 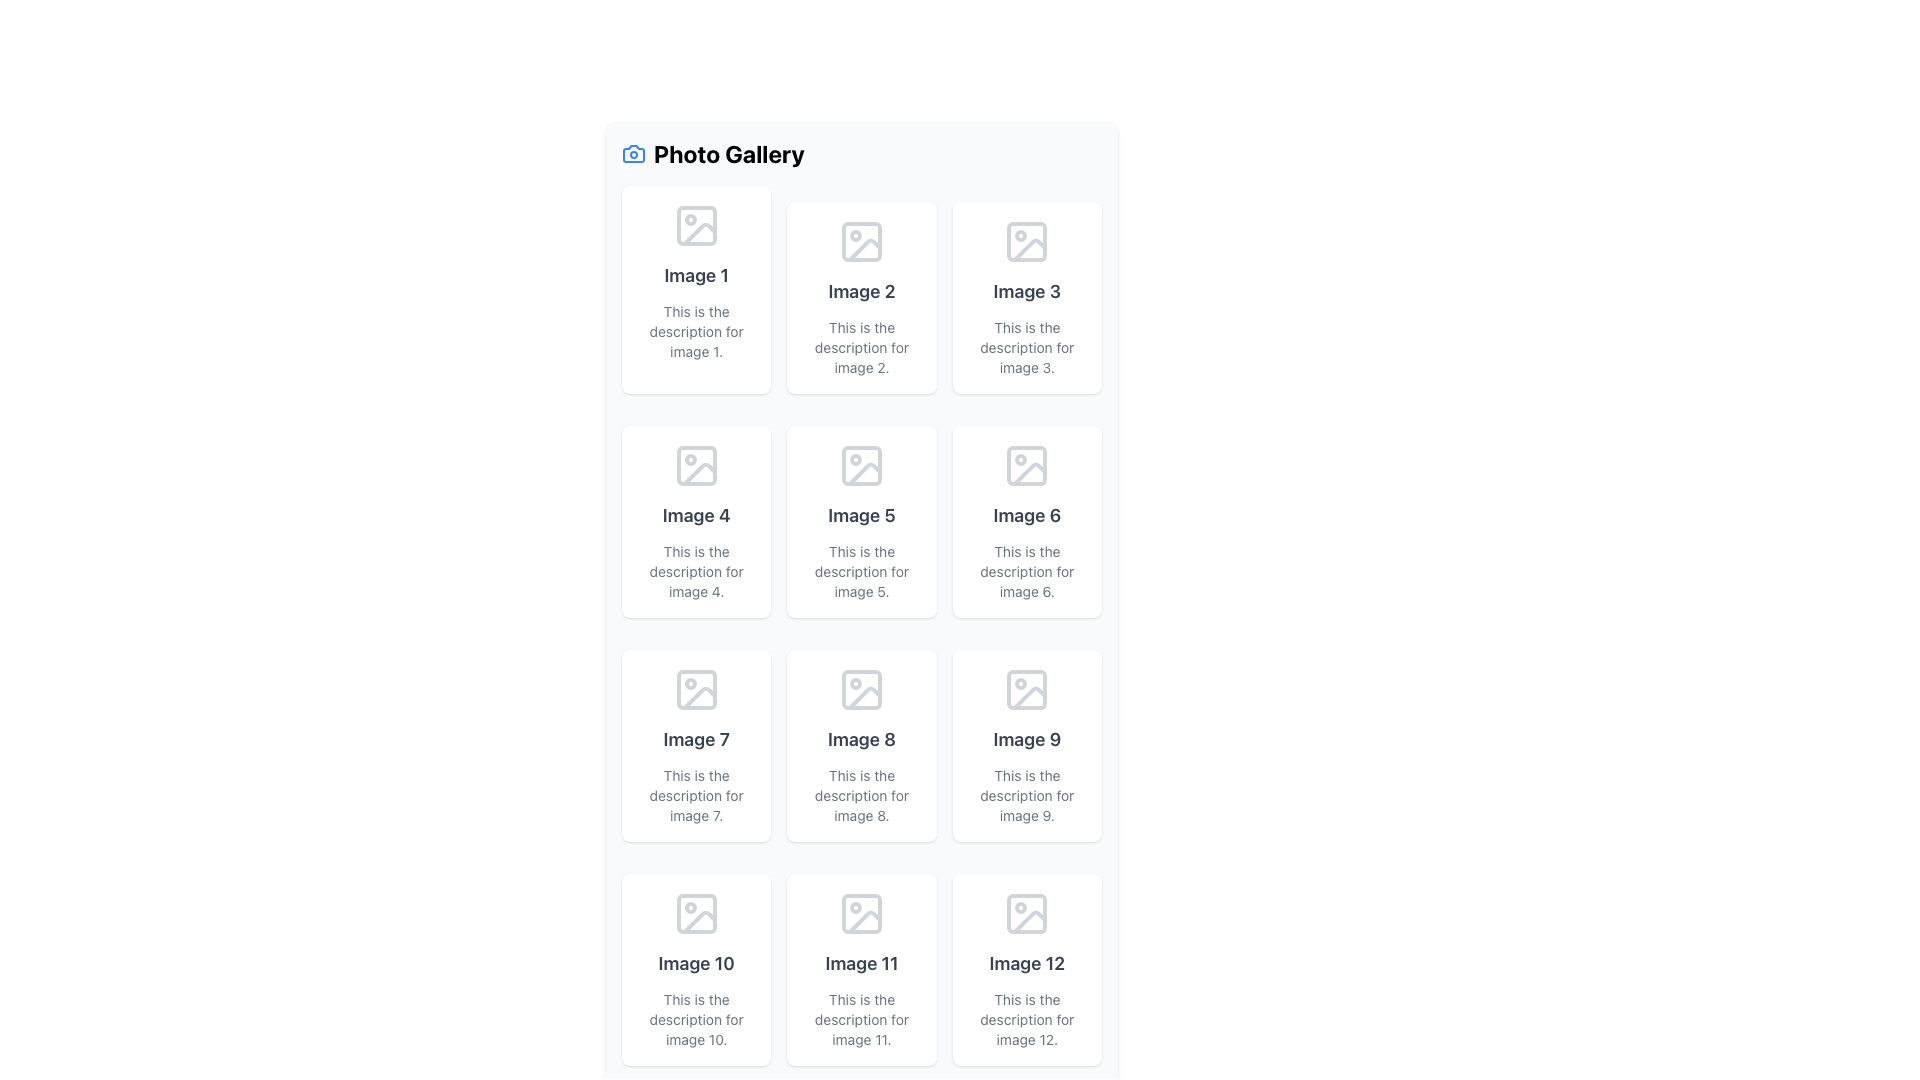 What do you see at coordinates (861, 963) in the screenshot?
I see `the heading labeled 'Image 11' which is styled in bold gray font and located in the fourth row, second column of the photo gallery grid layout, positioned under an image placeholder and above a description text` at bounding box center [861, 963].